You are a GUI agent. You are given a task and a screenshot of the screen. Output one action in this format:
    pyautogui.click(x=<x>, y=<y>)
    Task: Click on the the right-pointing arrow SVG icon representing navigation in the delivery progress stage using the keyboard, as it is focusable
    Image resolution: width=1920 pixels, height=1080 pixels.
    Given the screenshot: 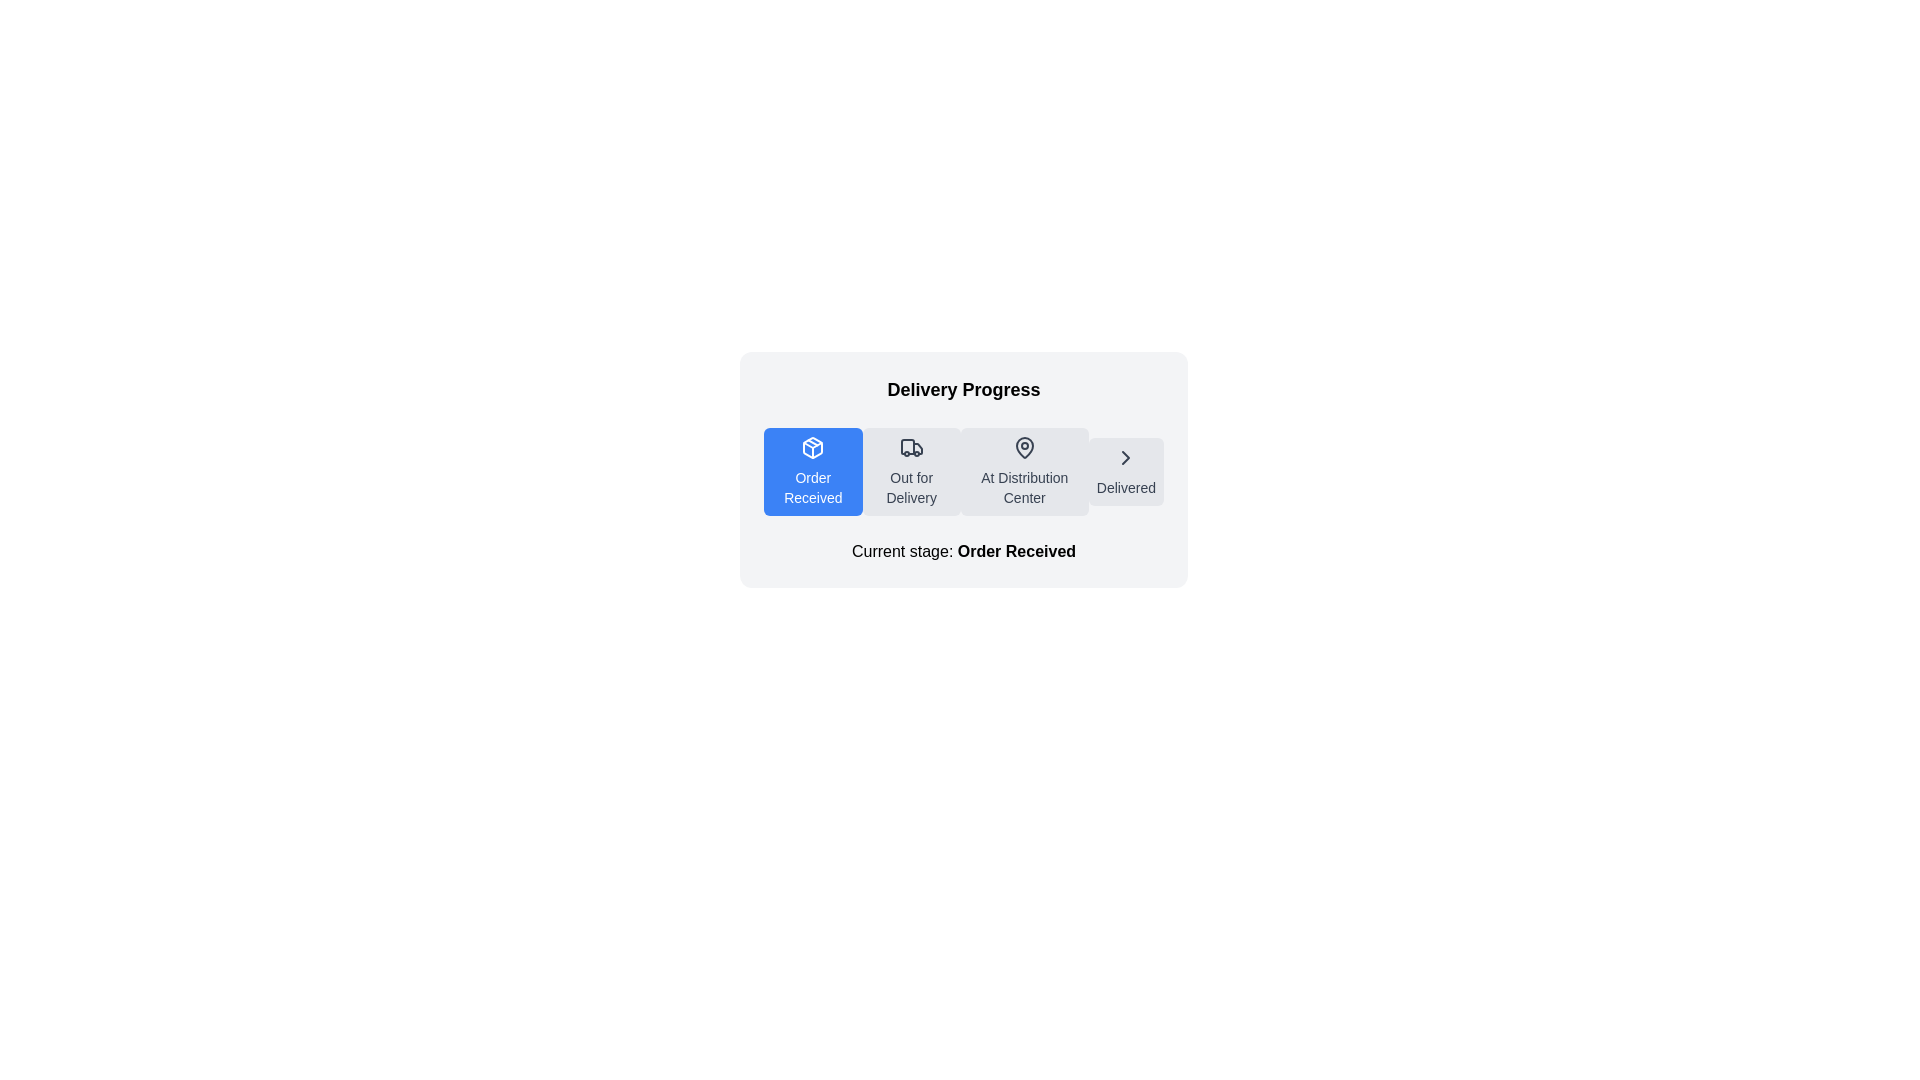 What is the action you would take?
    pyautogui.click(x=1126, y=458)
    